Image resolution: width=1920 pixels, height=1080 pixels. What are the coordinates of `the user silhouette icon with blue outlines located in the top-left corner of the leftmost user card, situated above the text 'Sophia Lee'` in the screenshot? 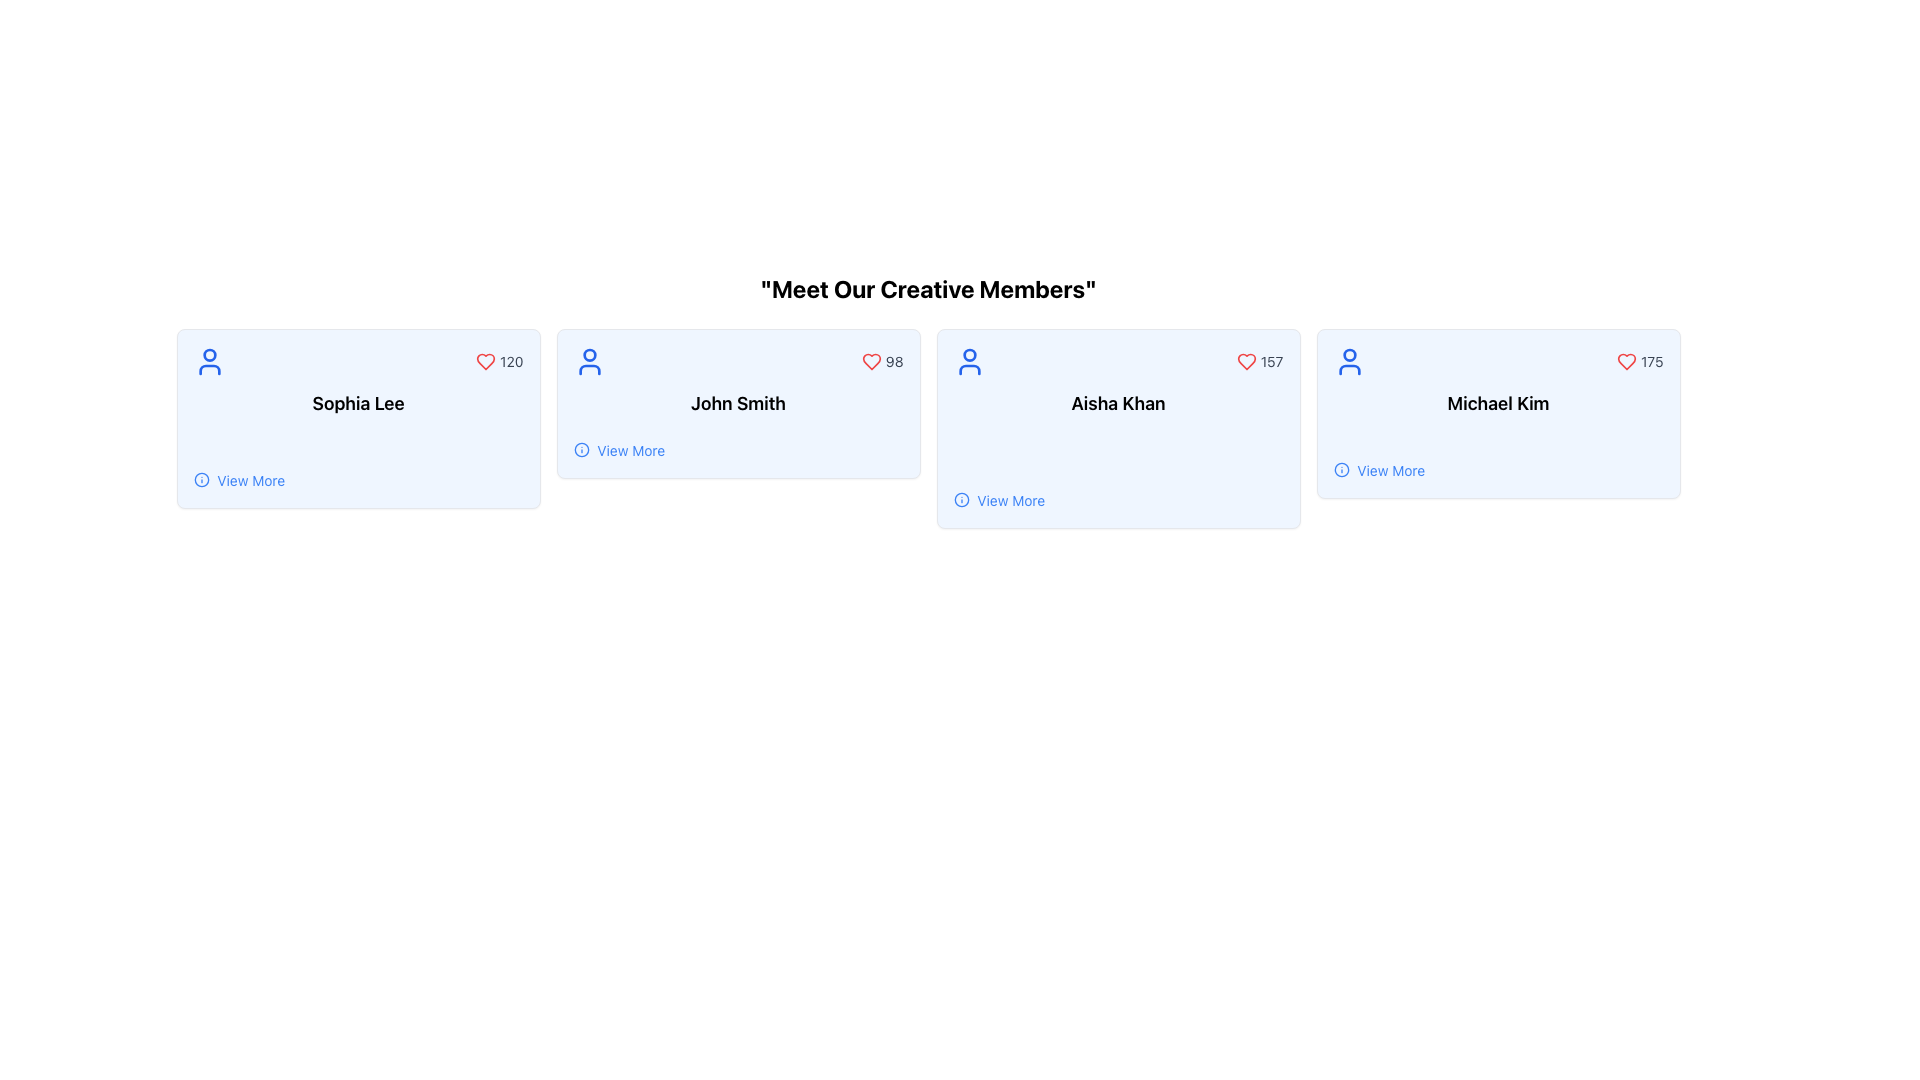 It's located at (209, 362).